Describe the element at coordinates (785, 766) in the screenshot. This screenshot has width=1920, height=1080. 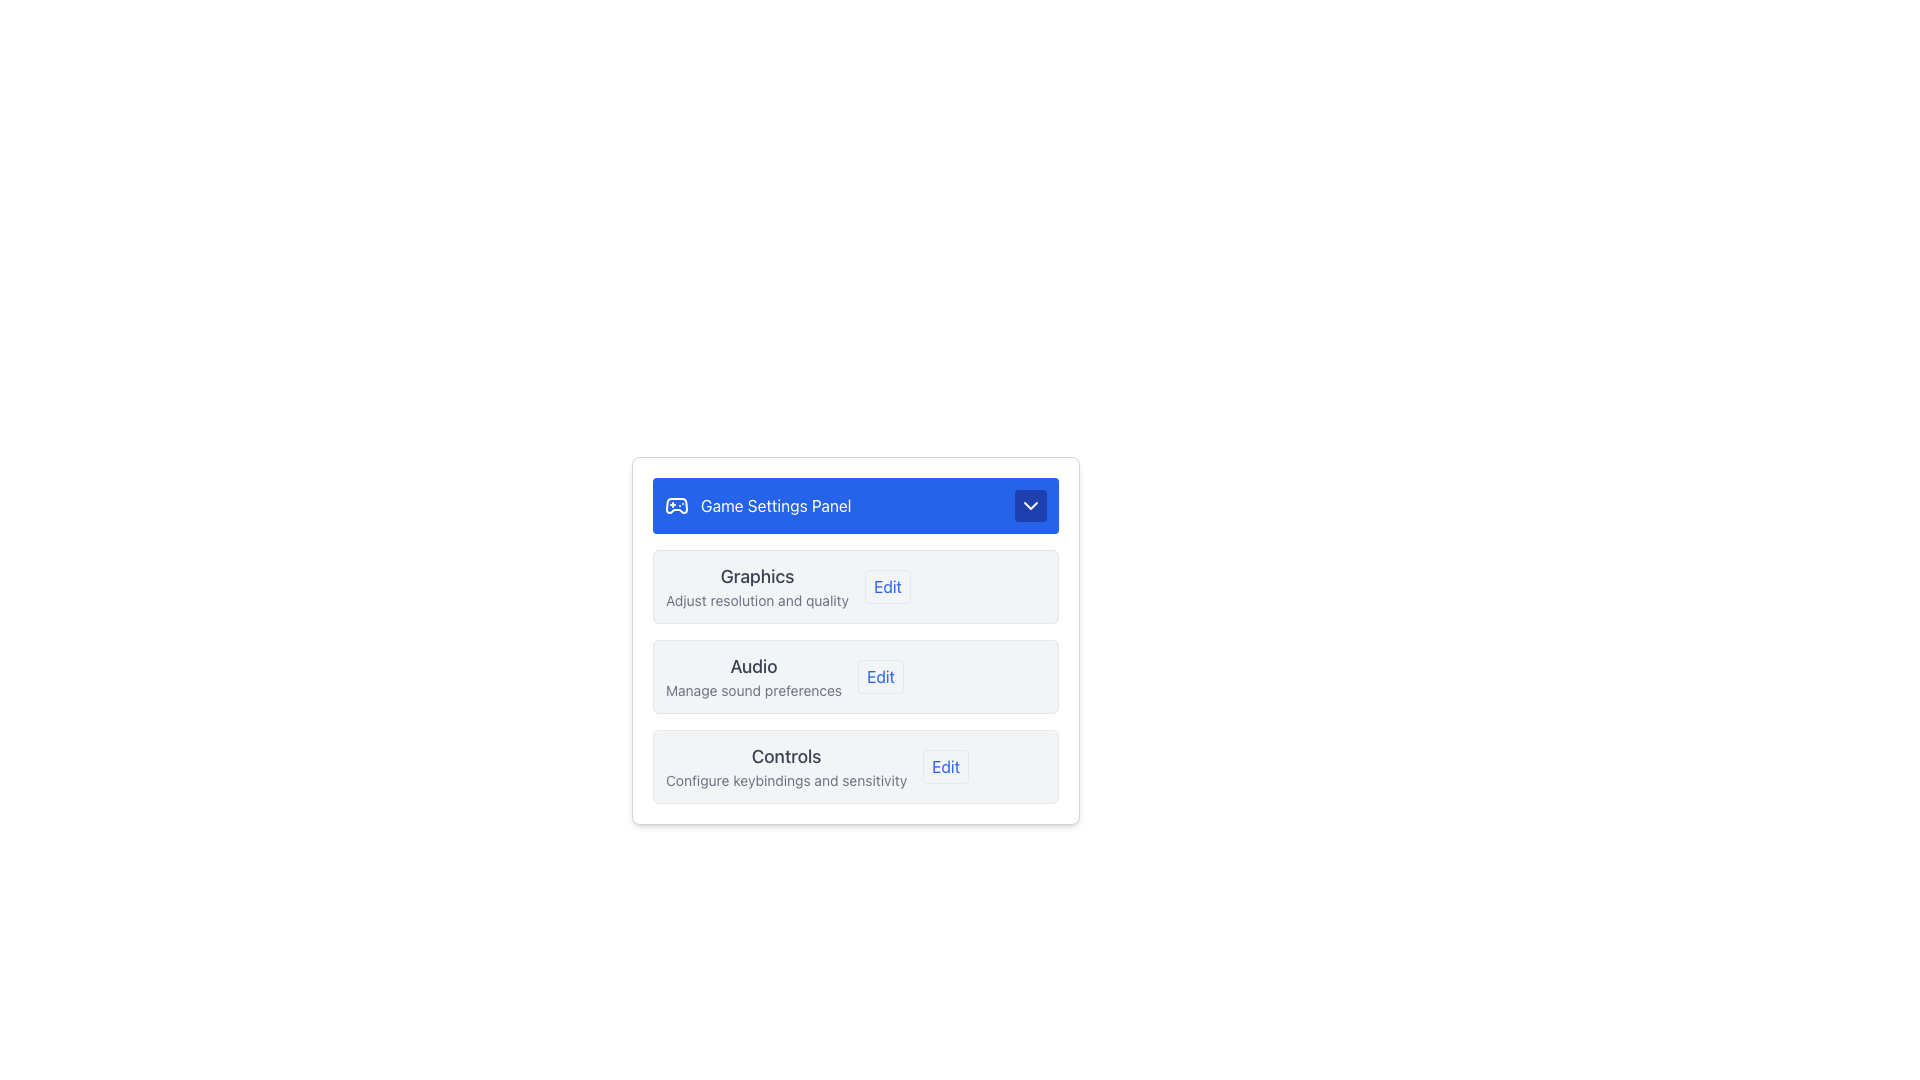
I see `the Label element that describes the 'Controls' section, which clarifies the purpose of keybindings and sensitivity settings` at that location.